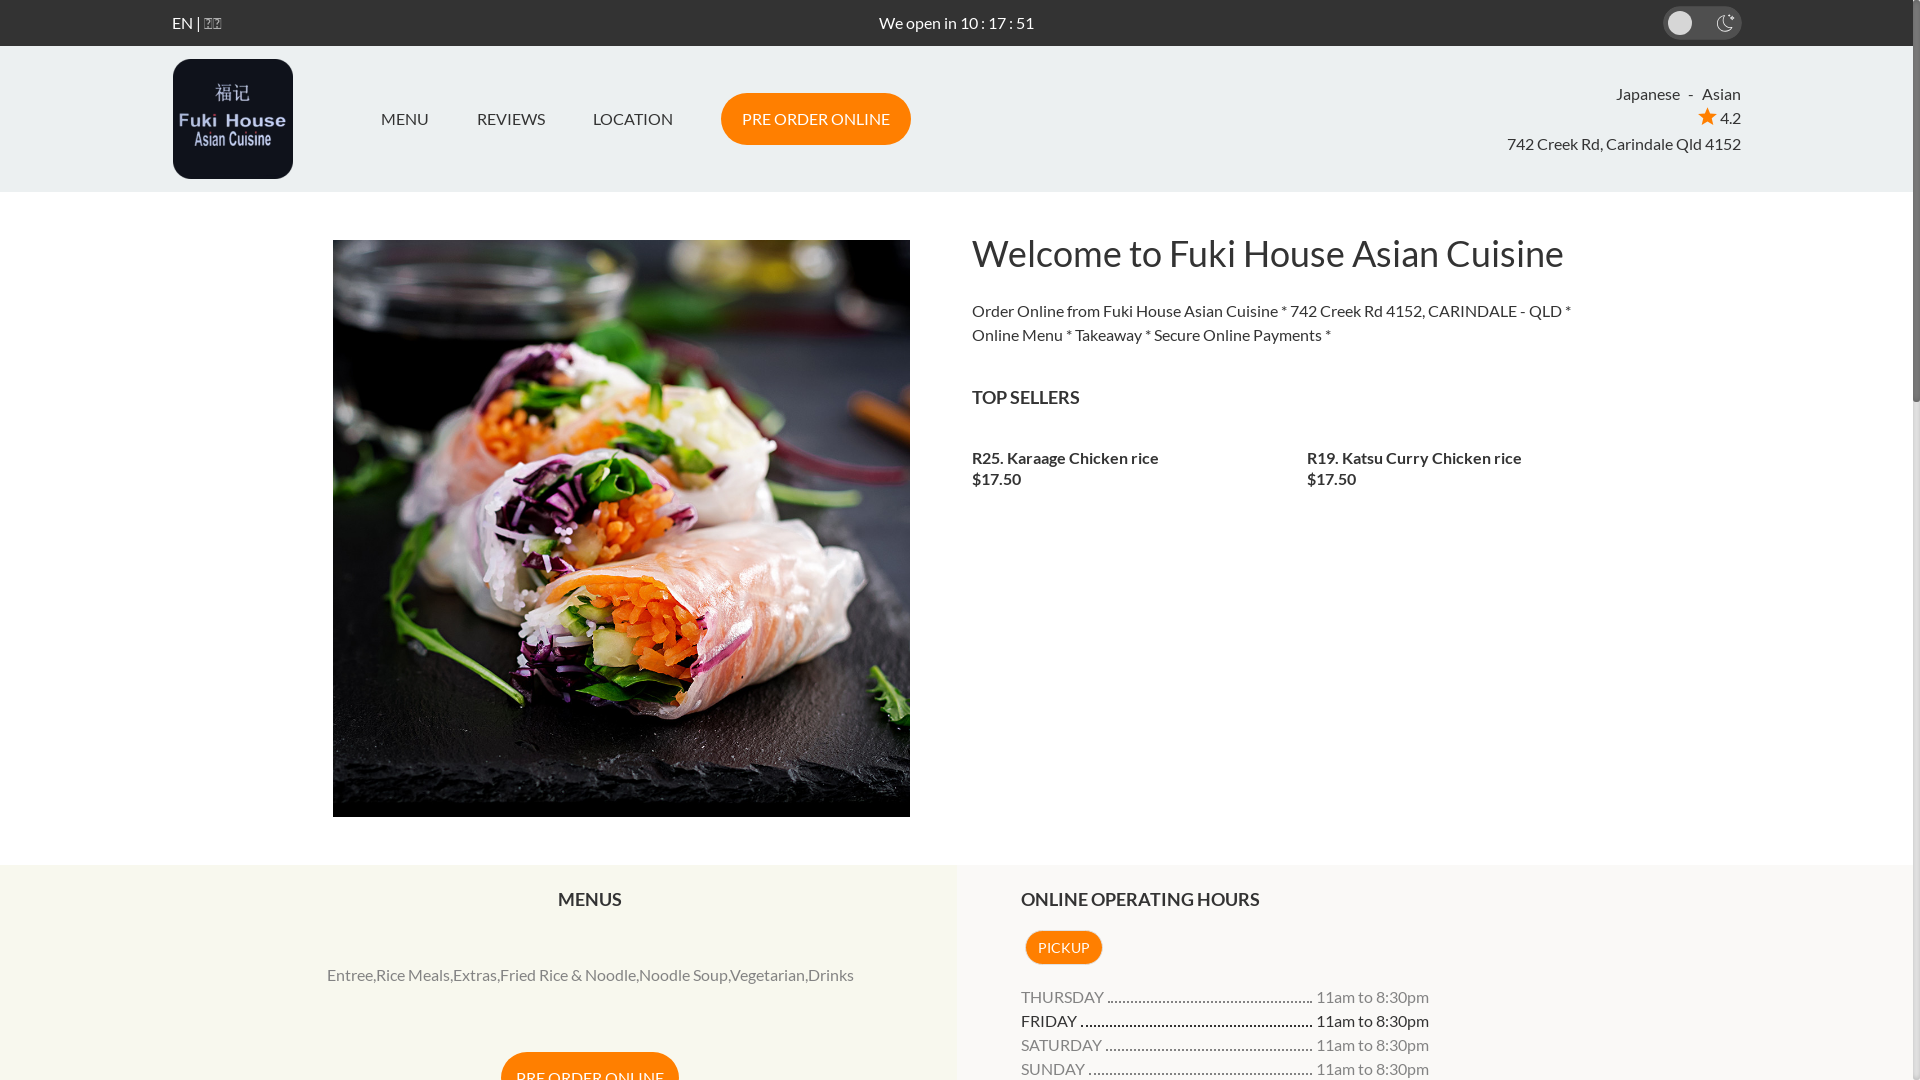 Image resolution: width=1920 pixels, height=1080 pixels. Describe the element at coordinates (1061, 946) in the screenshot. I see `'PICKUP'` at that location.